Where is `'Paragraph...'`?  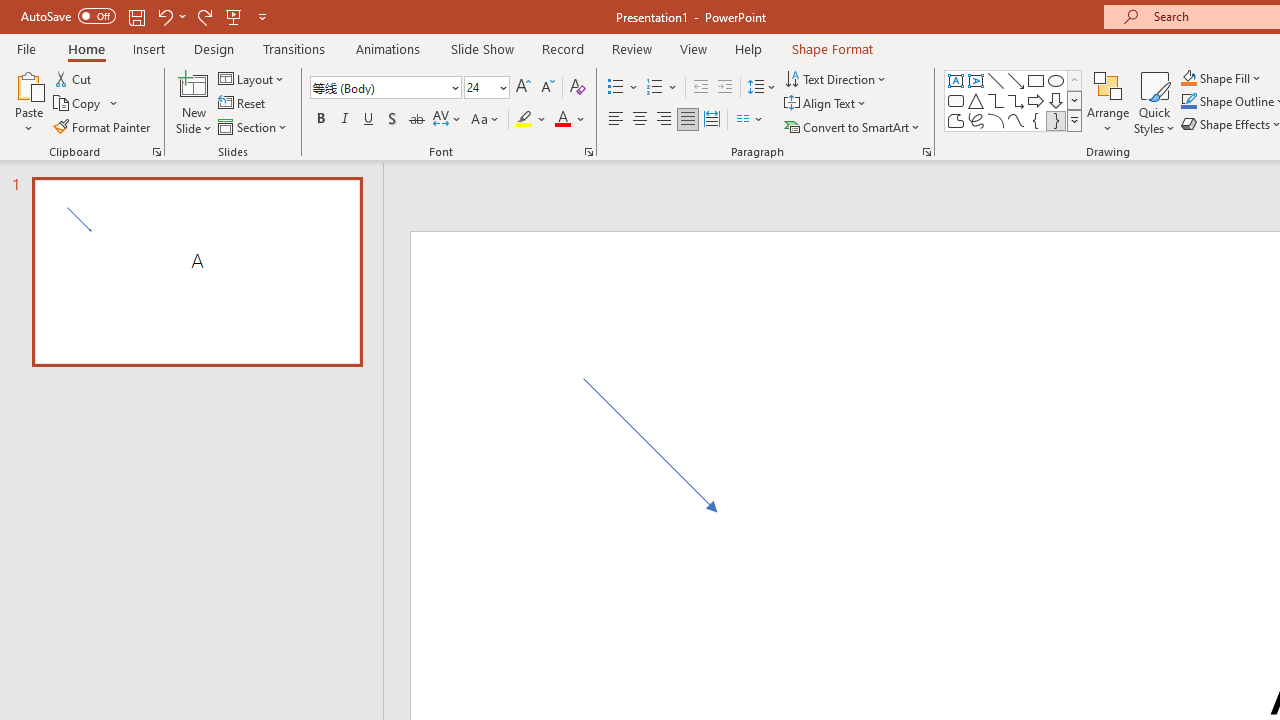
'Paragraph...' is located at coordinates (925, 150).